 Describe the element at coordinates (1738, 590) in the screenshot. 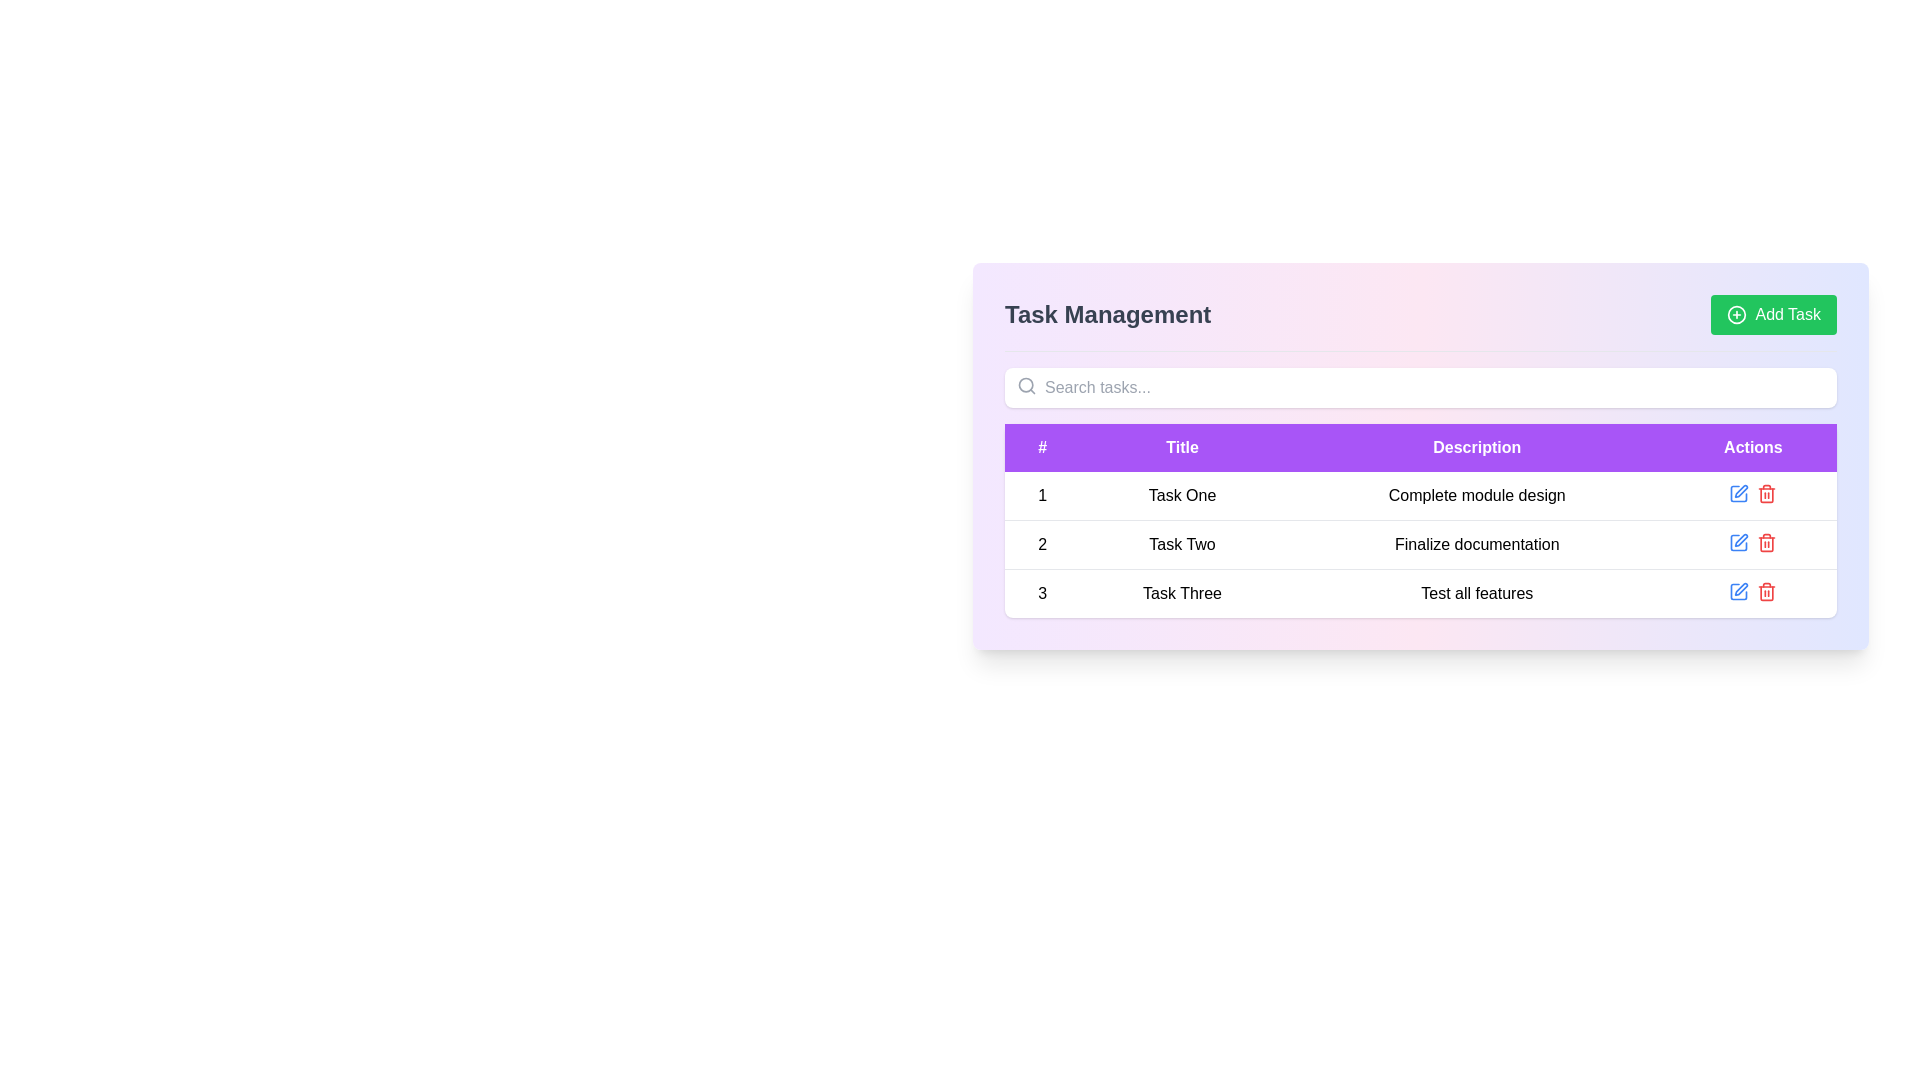

I see `the editing icon located in the third row of actions under the 'Actions' column for 'Task Three'` at that location.